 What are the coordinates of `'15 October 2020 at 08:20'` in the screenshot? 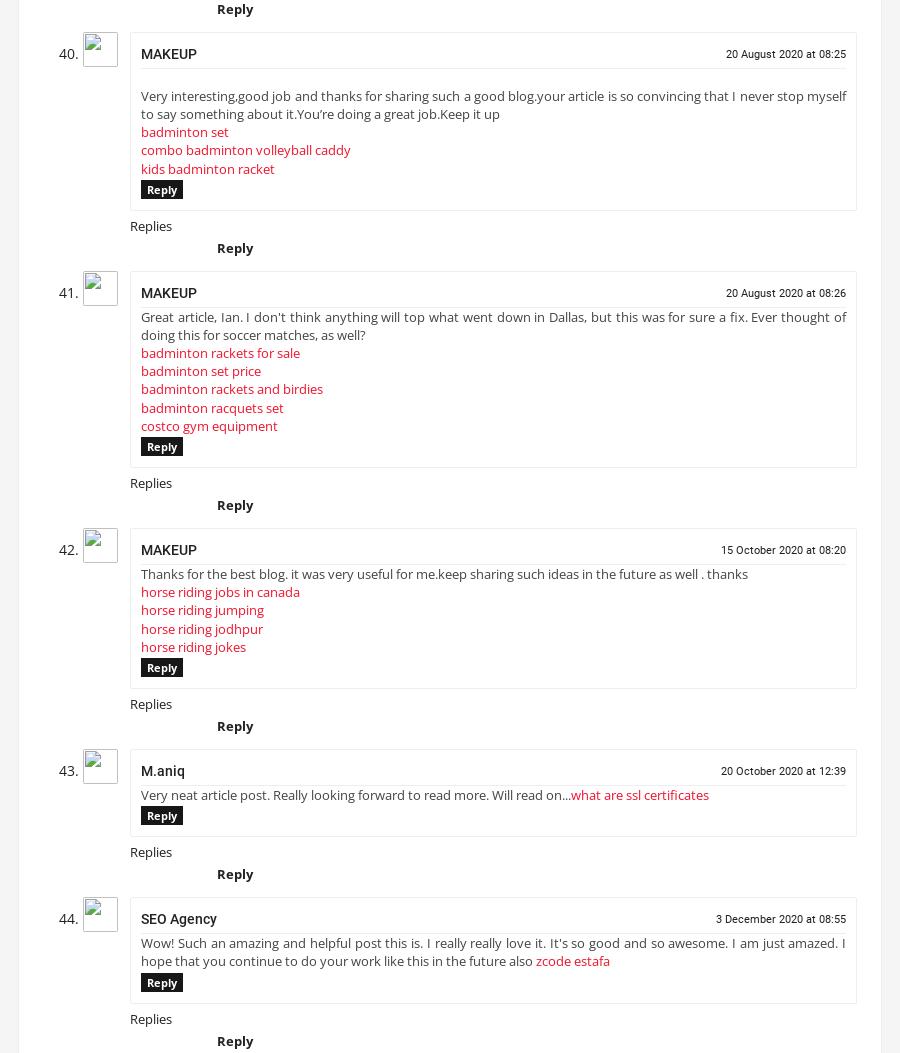 It's located at (782, 556).